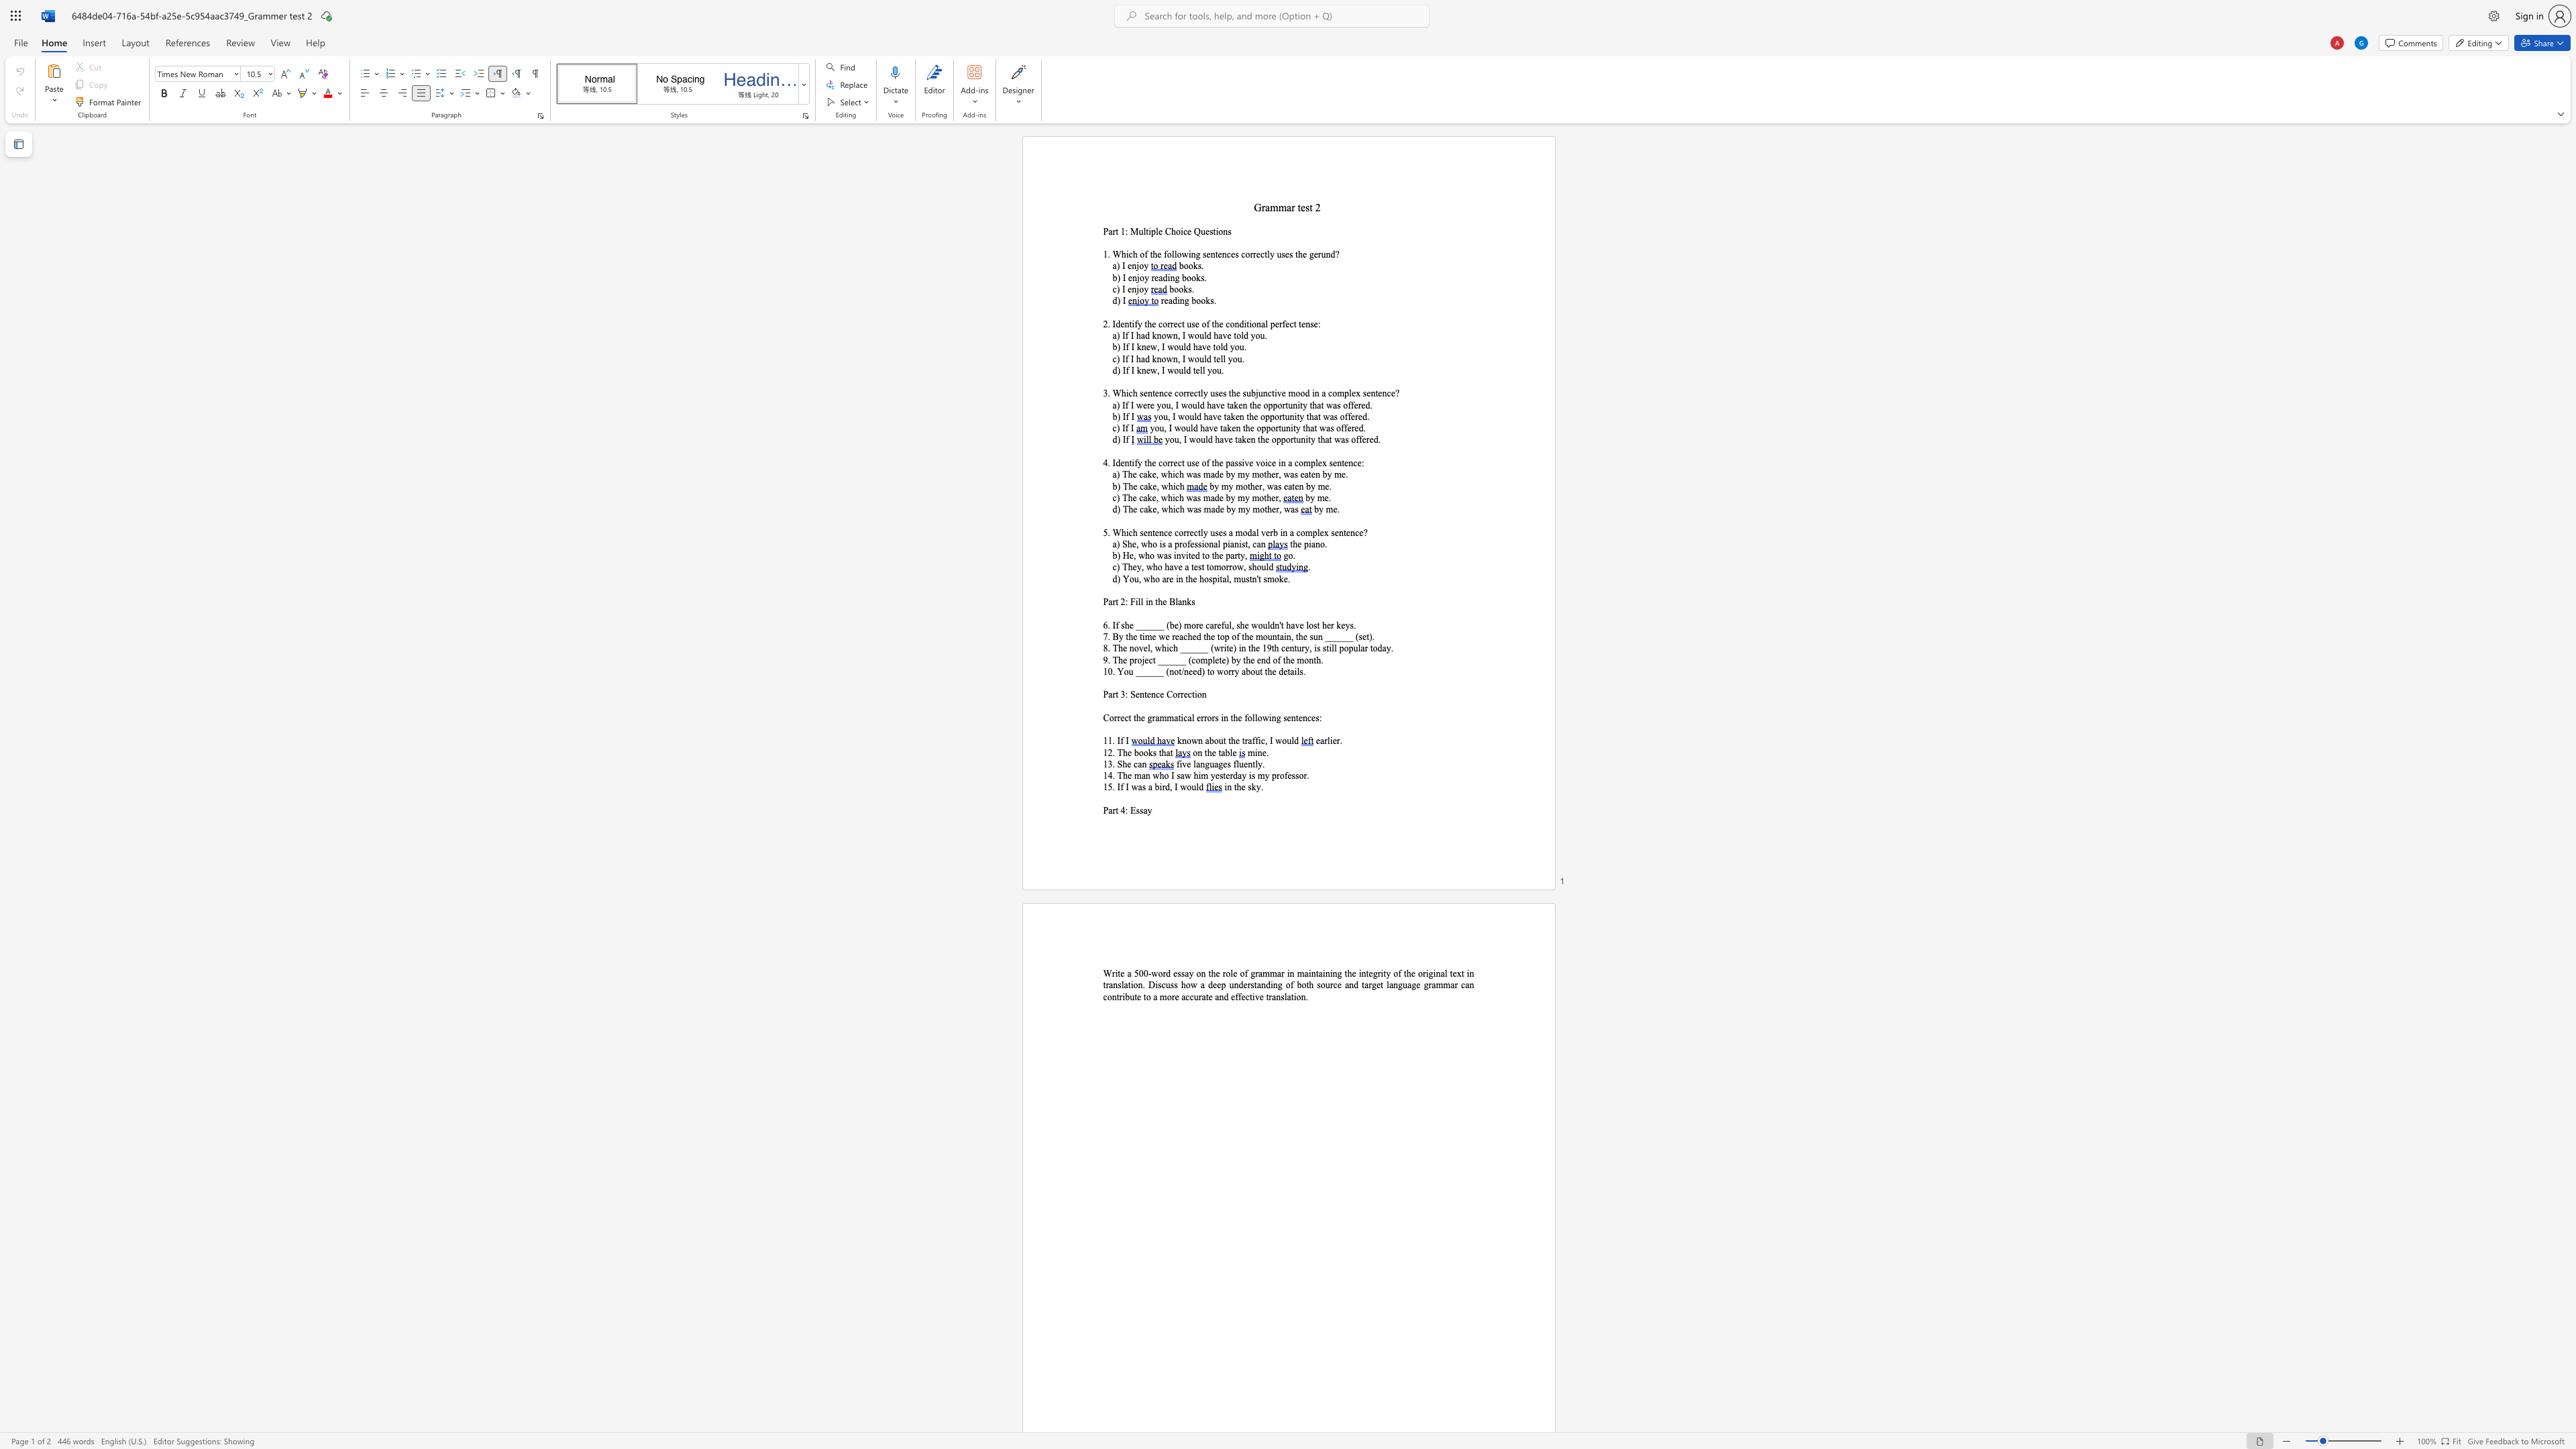 Image resolution: width=2576 pixels, height=1449 pixels. I want to click on the space between the continuous character "o" and "f" in the text, so click(1205, 462).